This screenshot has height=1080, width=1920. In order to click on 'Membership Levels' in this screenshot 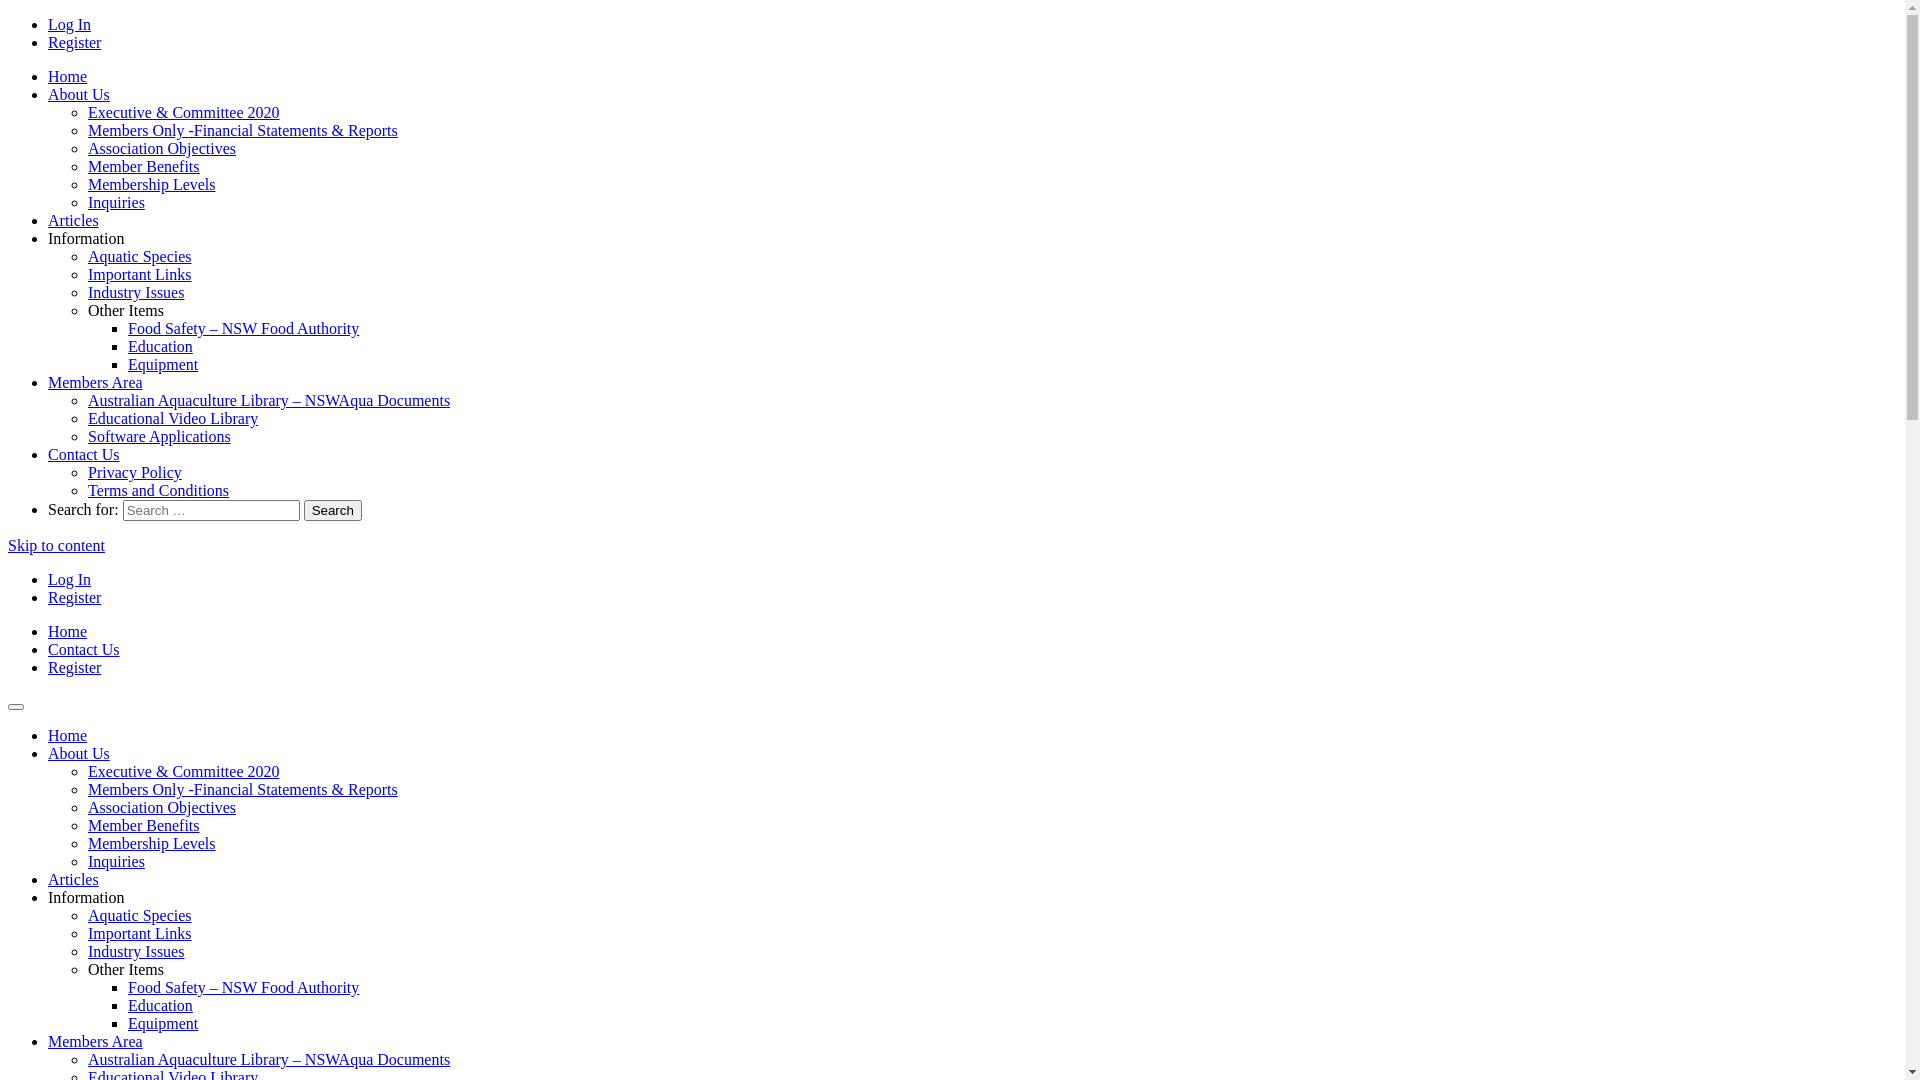, I will do `click(151, 184)`.